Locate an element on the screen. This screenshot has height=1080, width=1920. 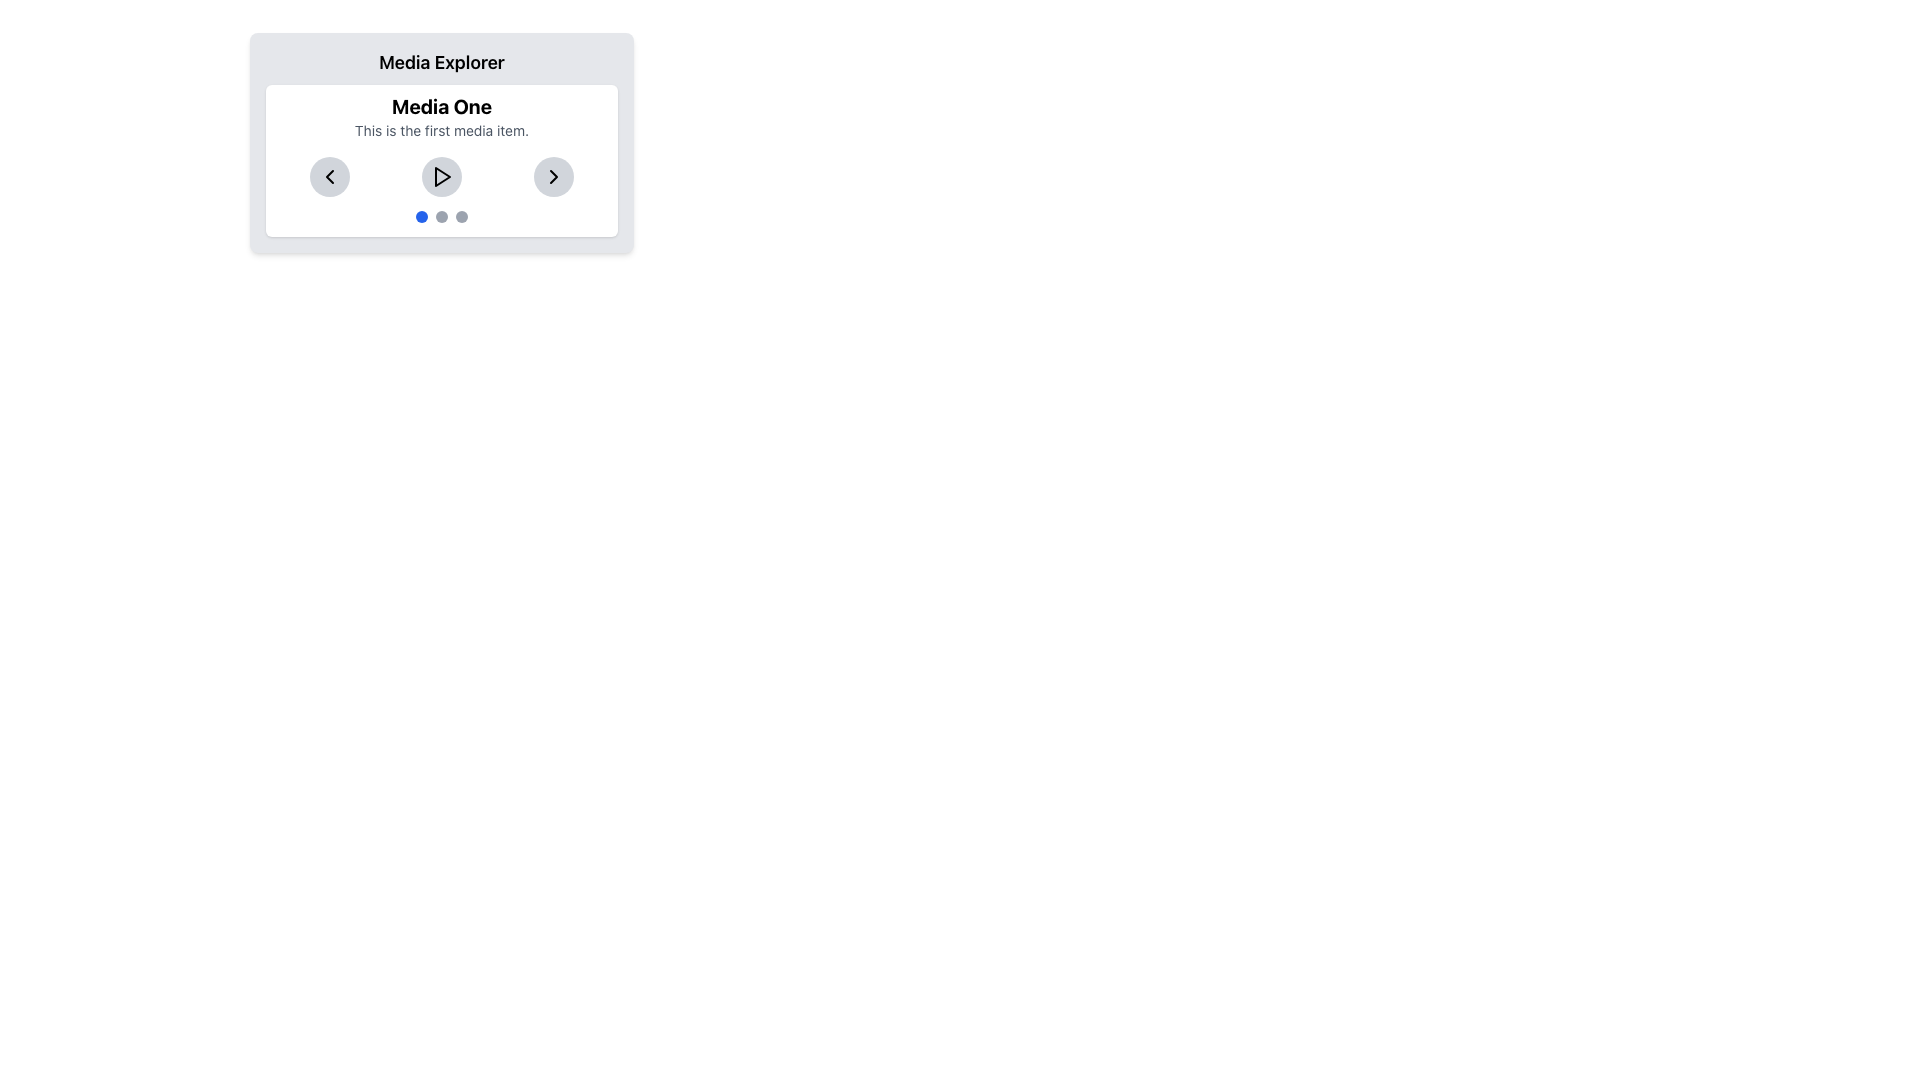
the circular button that navigates to the next media item in the media player card is located at coordinates (553, 176).